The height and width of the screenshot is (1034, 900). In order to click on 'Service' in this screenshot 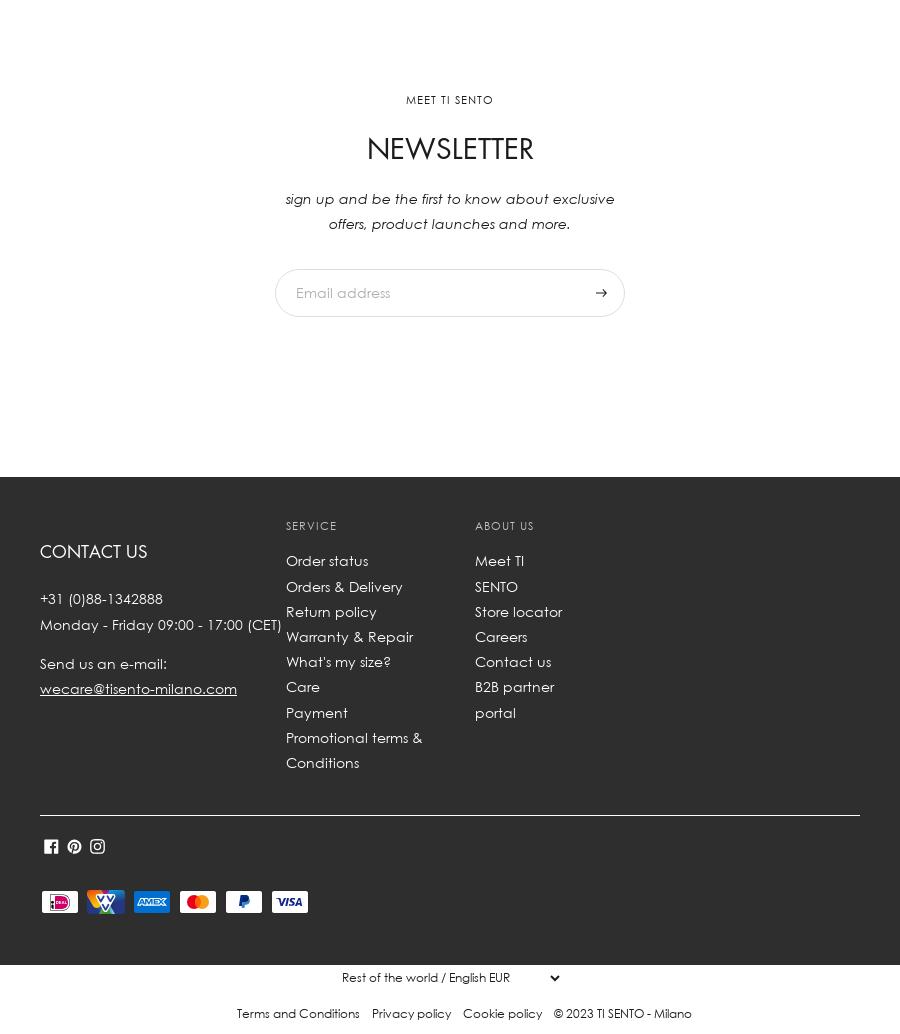, I will do `click(285, 524)`.